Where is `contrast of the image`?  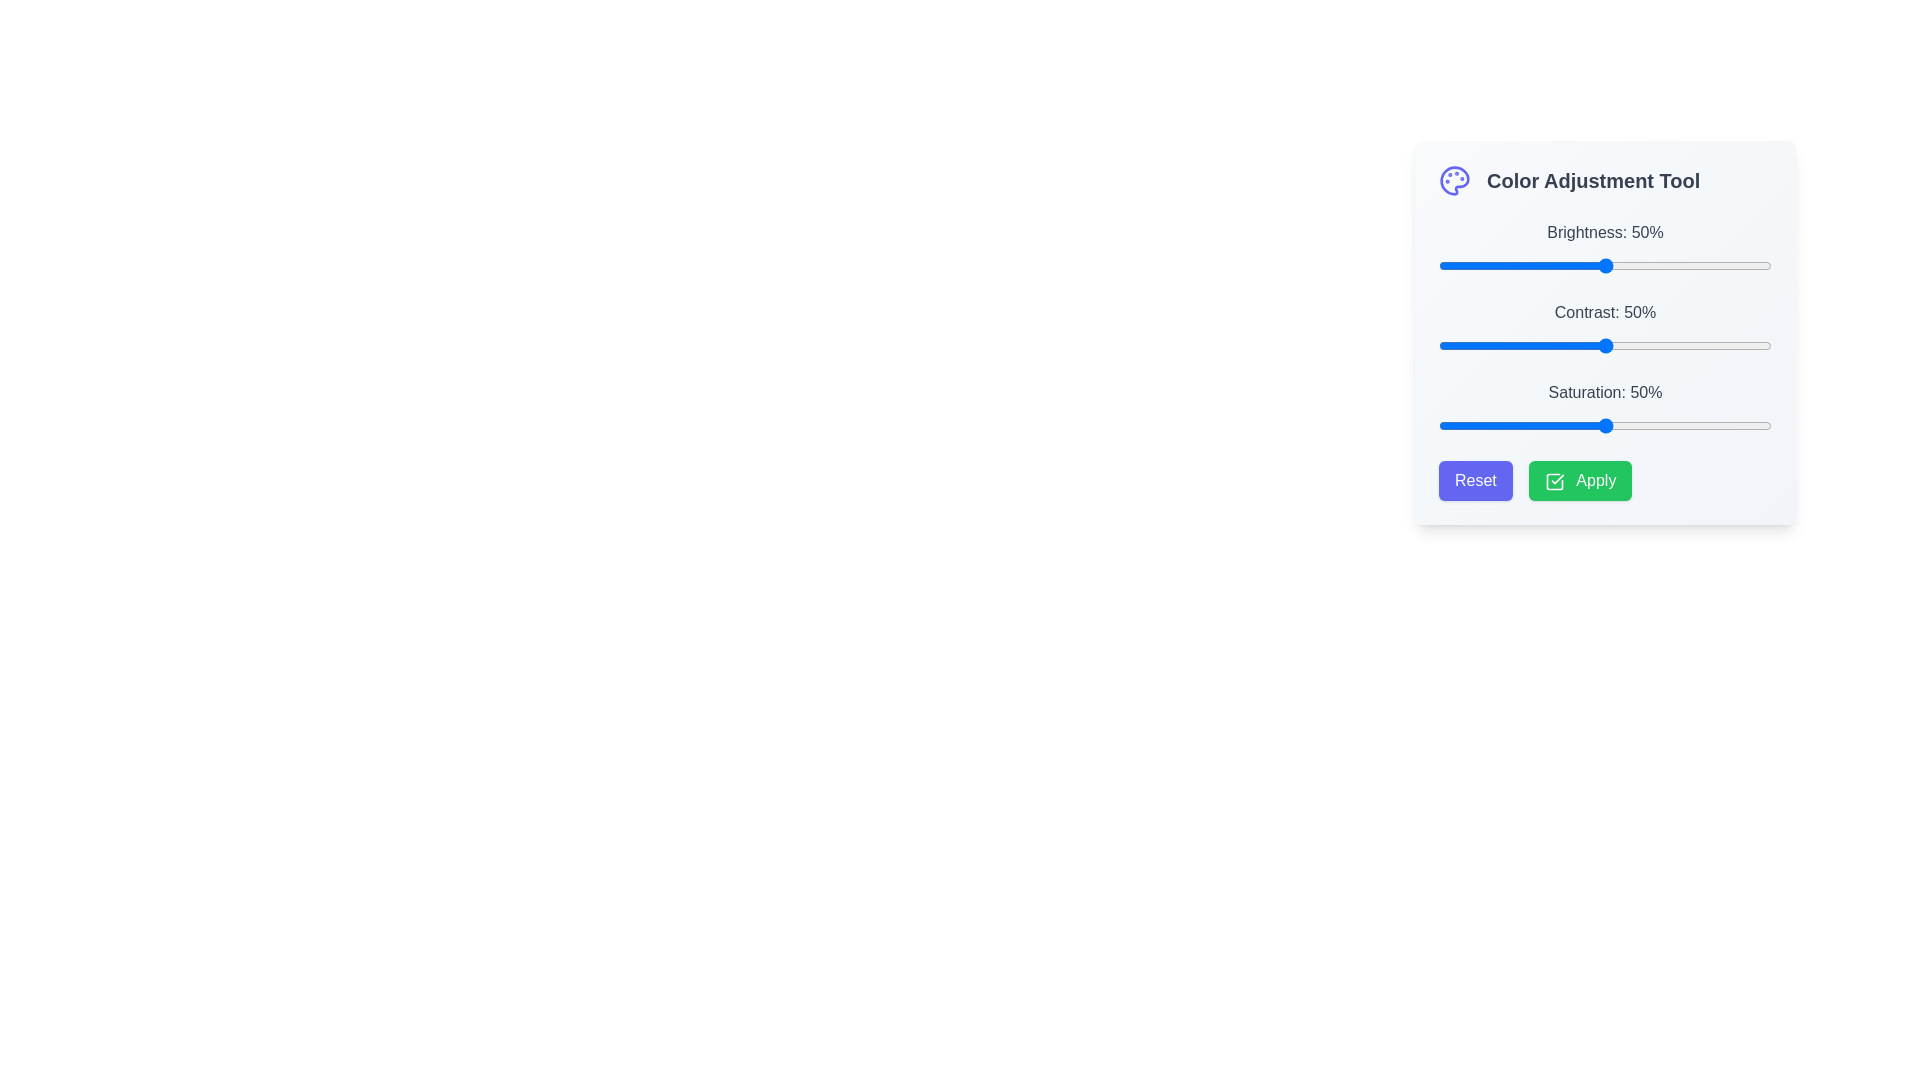 contrast of the image is located at coordinates (1488, 345).